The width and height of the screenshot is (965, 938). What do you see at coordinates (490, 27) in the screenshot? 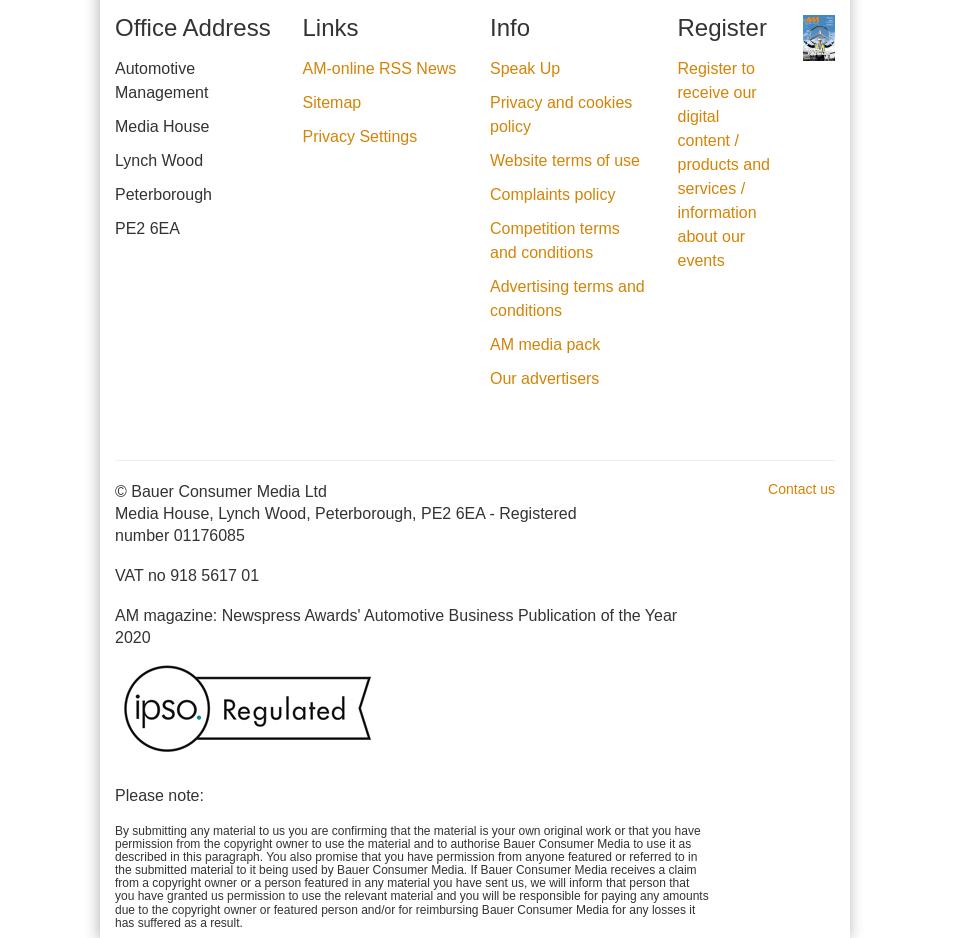
I see `'Info'` at bounding box center [490, 27].